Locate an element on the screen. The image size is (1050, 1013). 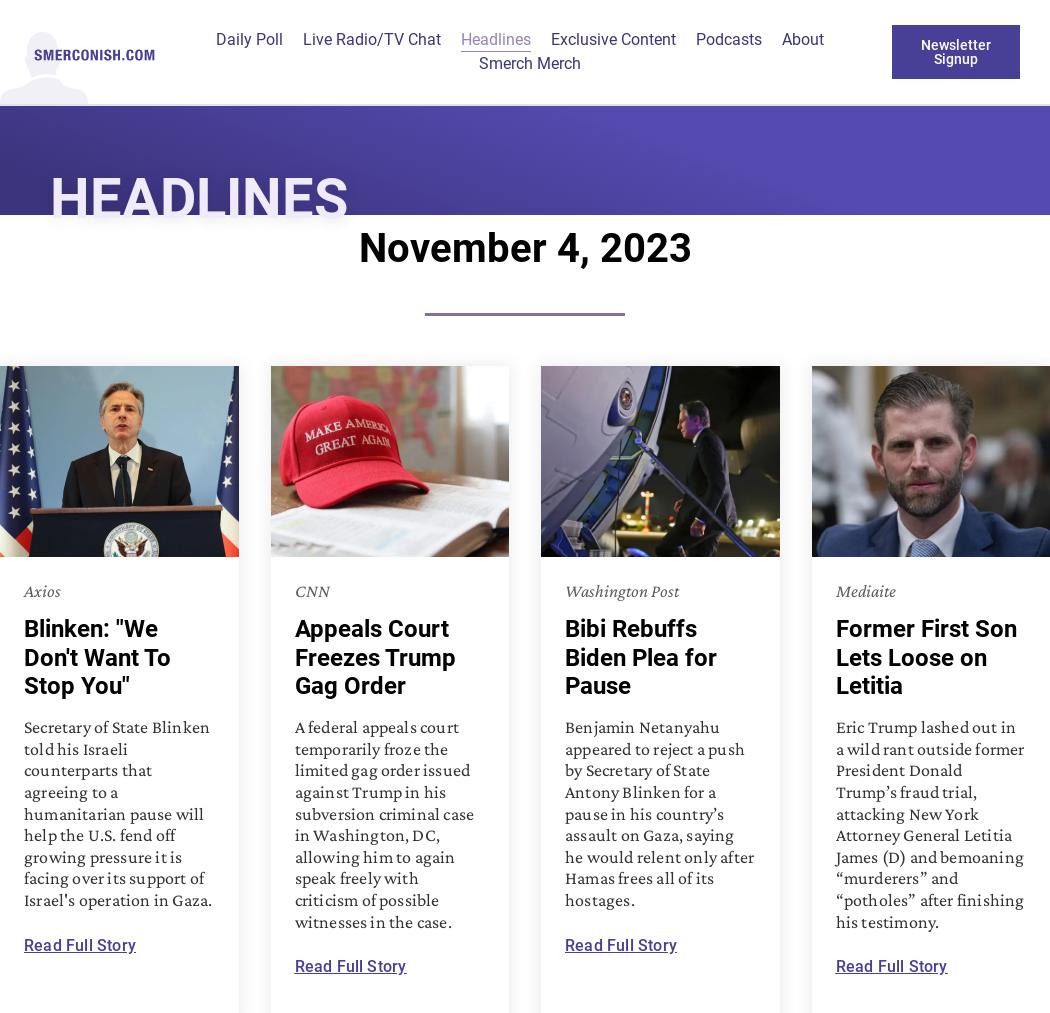
'Blinken: "We Don't Want To Stop You"' is located at coordinates (97, 656).